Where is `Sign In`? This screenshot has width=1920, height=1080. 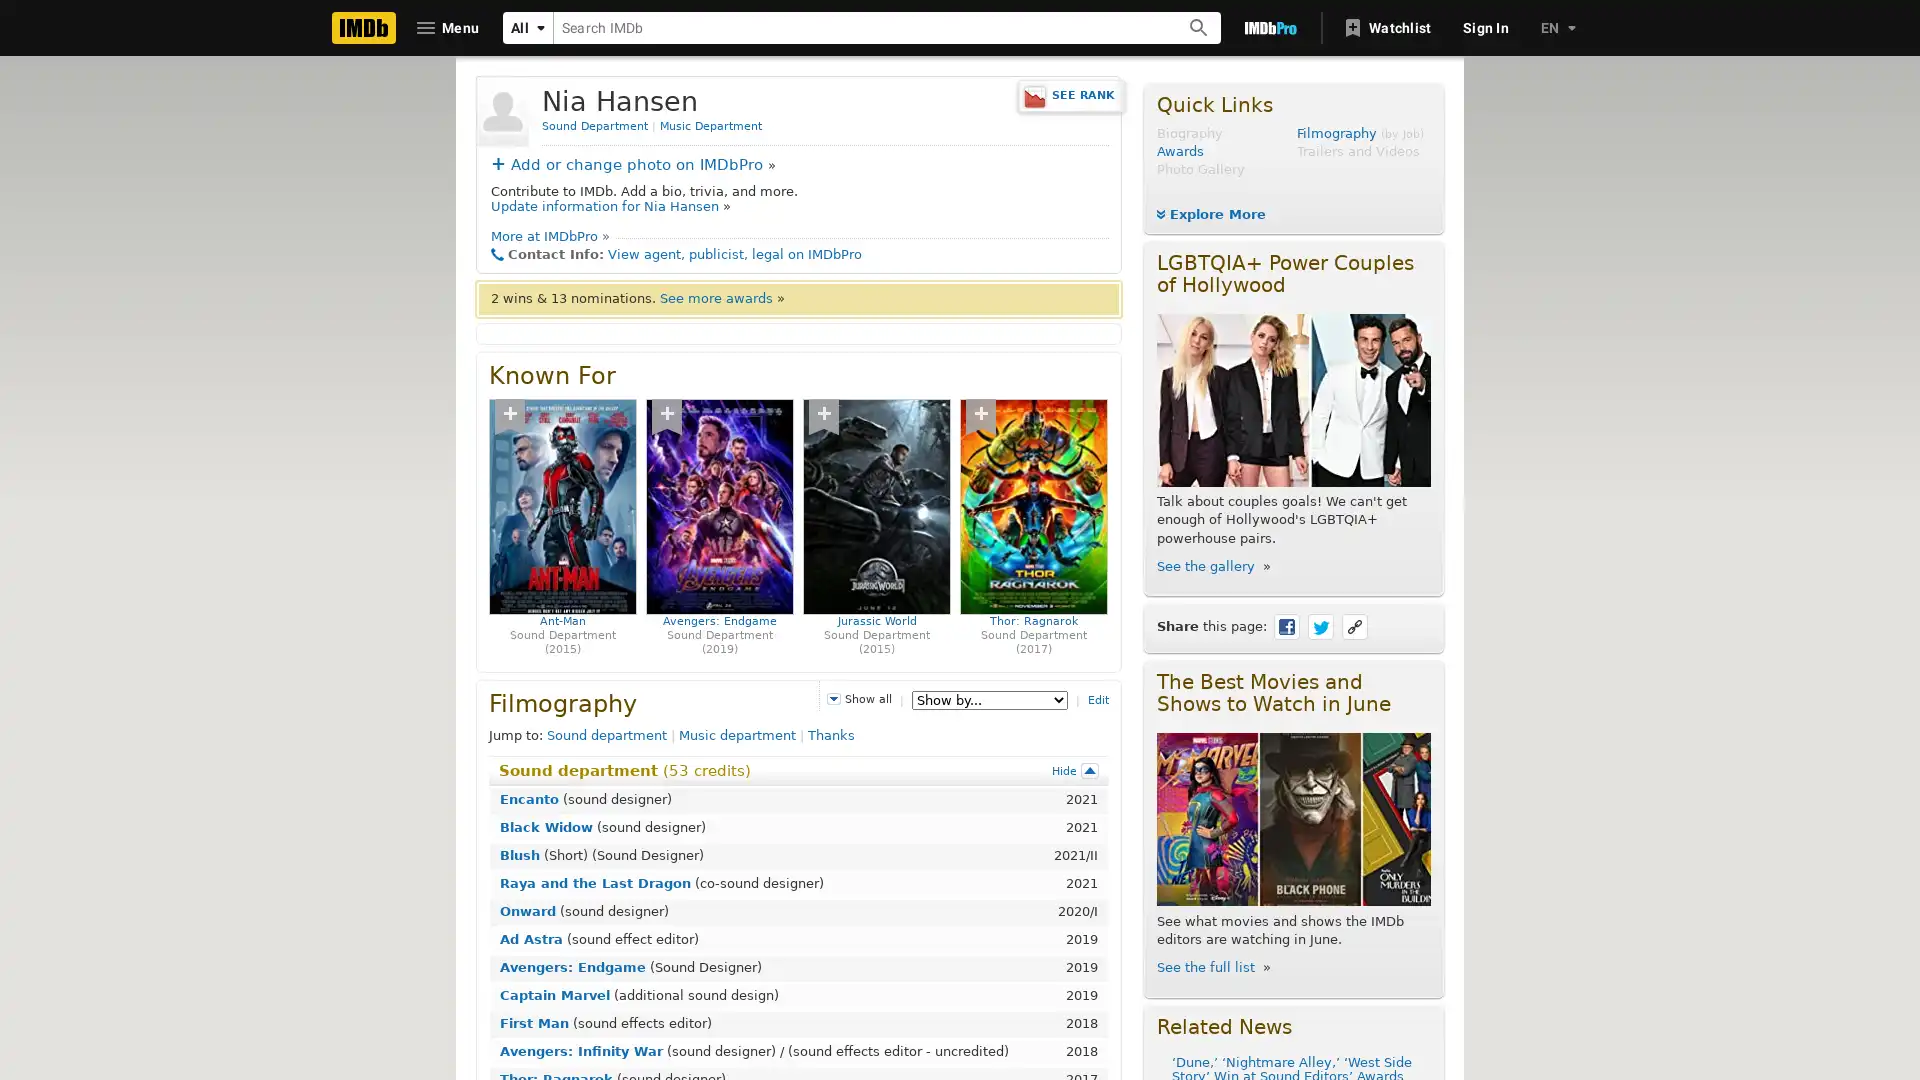 Sign In is located at coordinates (1486, 27).